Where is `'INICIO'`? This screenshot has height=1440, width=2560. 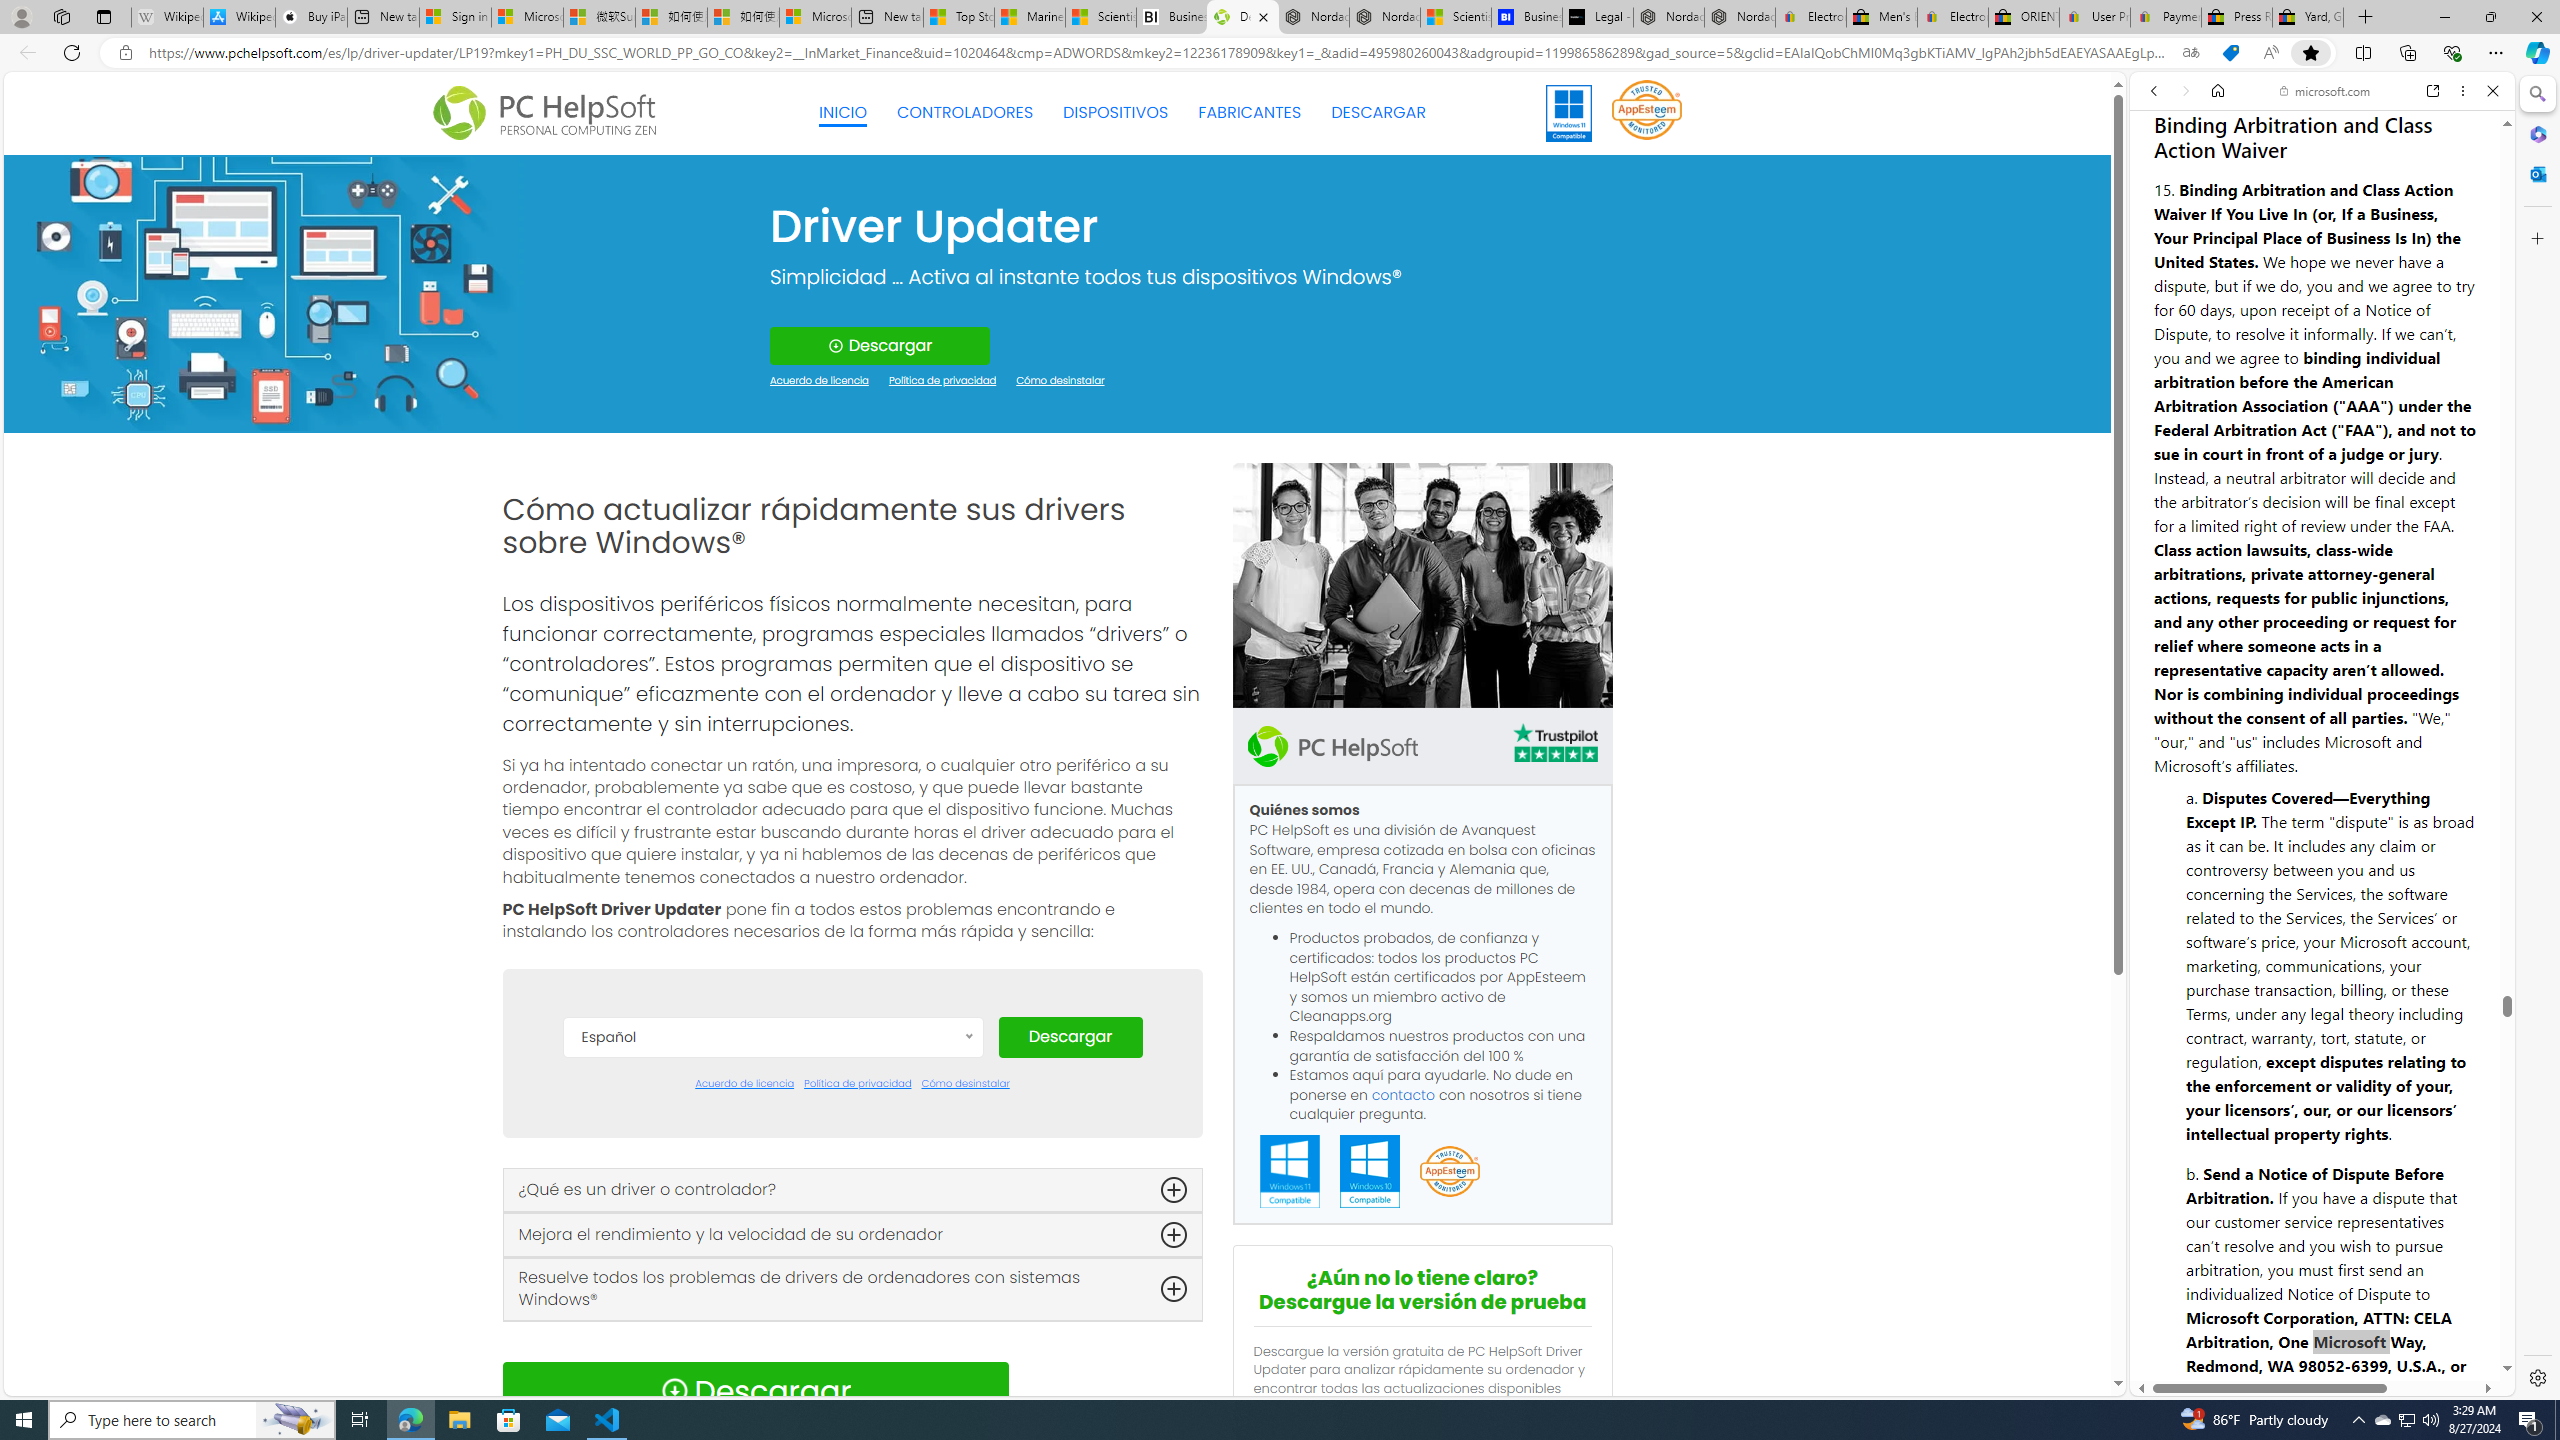
'INICIO' is located at coordinates (843, 112).